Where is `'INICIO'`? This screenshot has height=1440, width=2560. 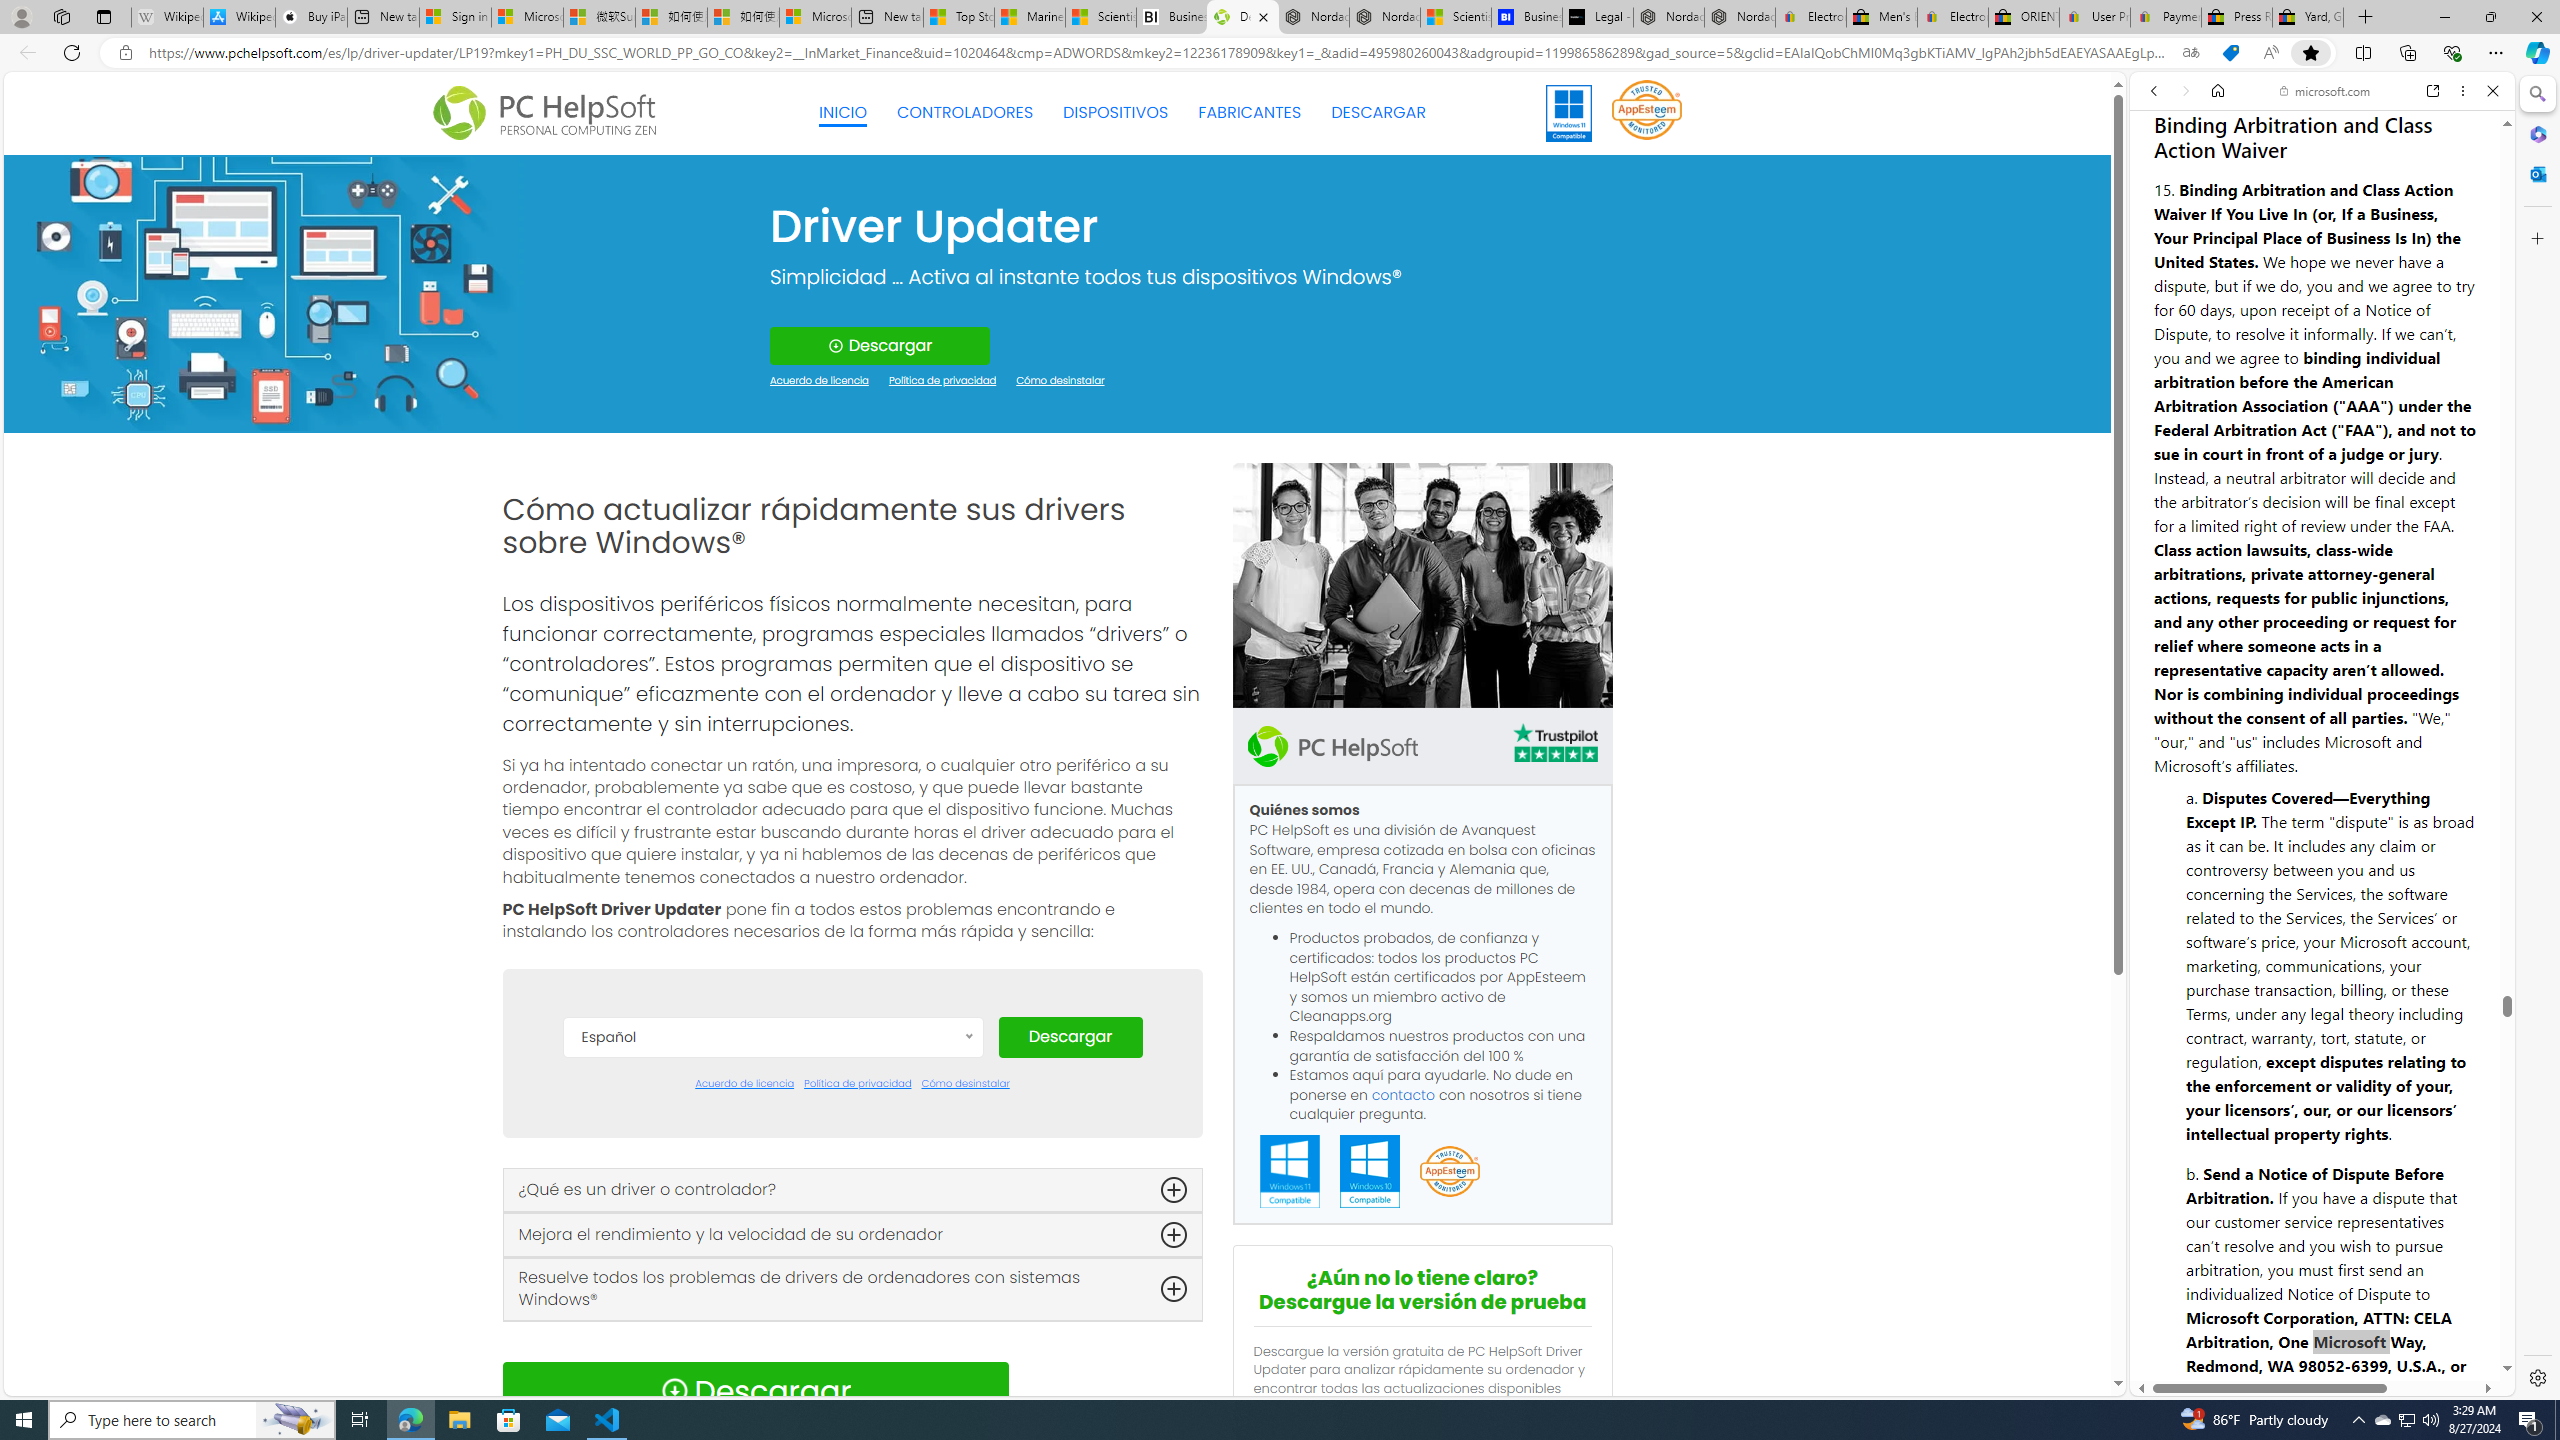
'INICIO' is located at coordinates (843, 112).